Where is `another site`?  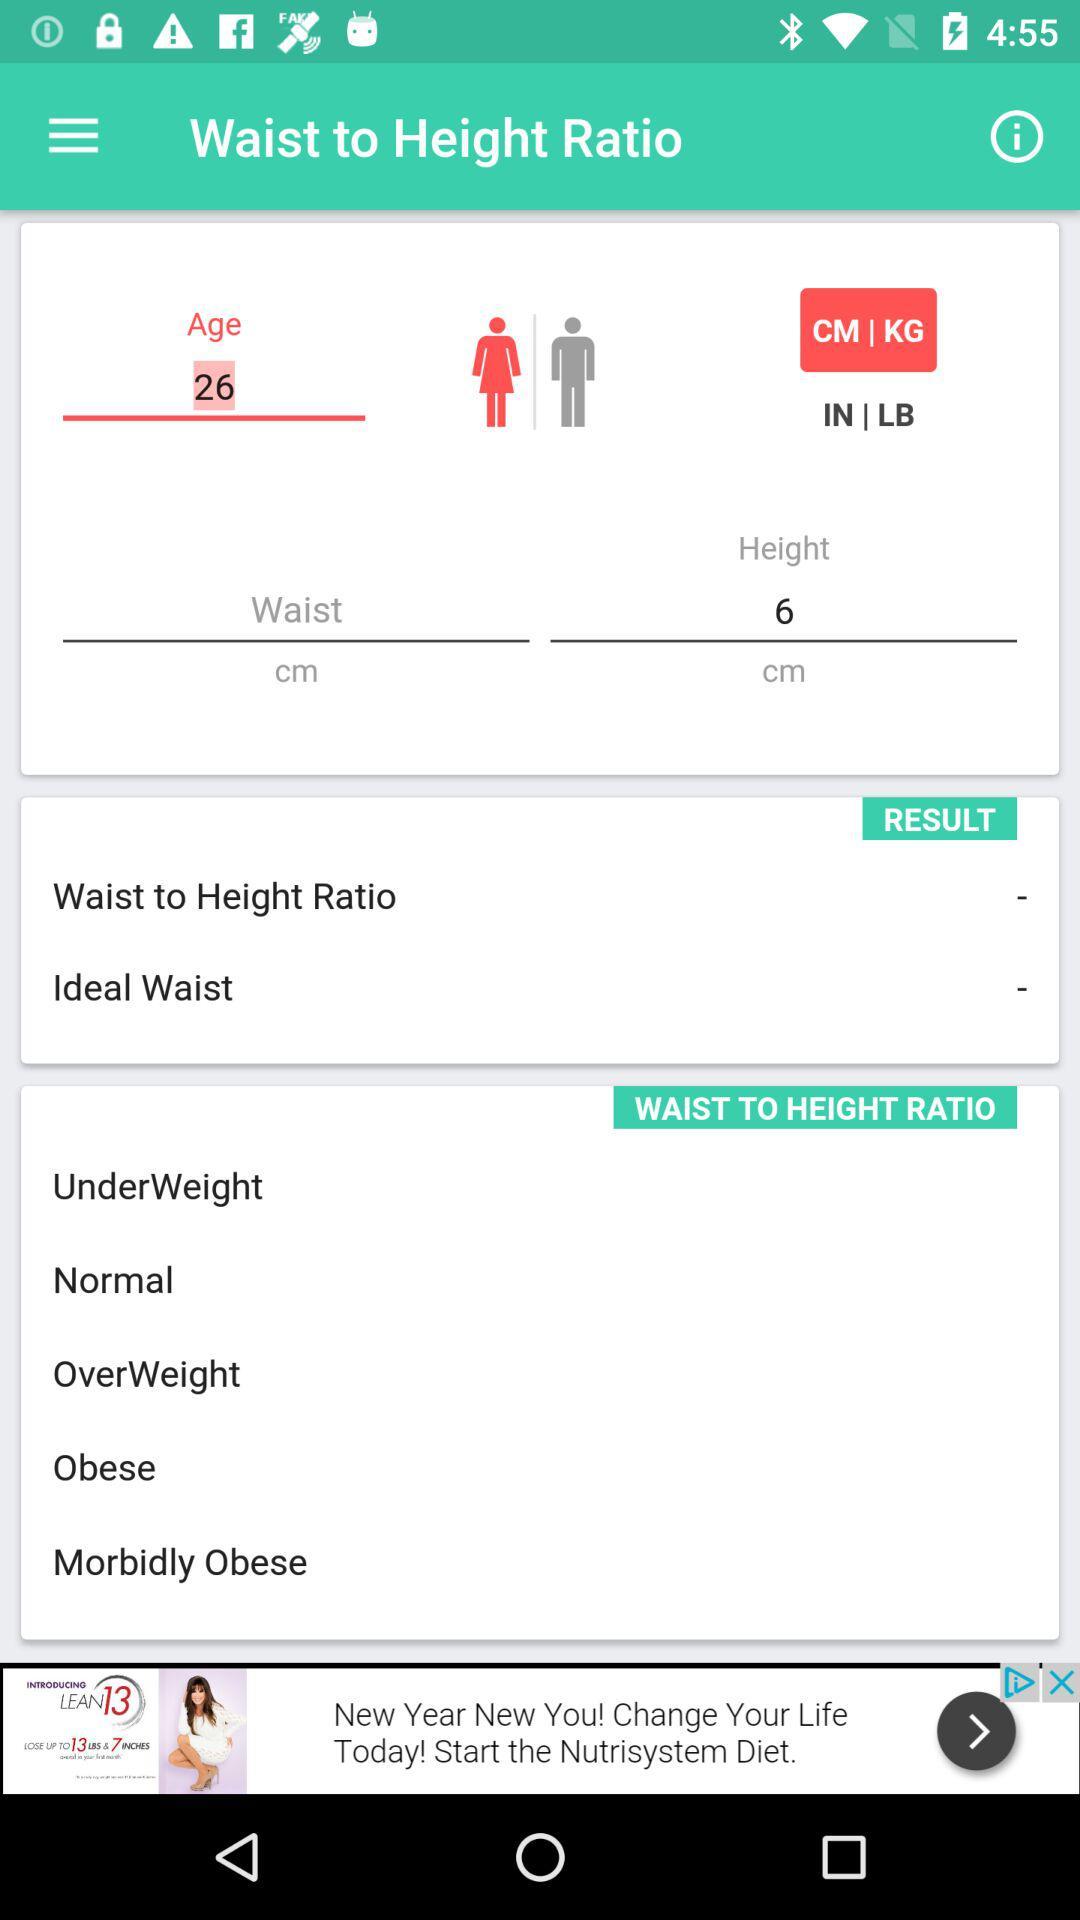 another site is located at coordinates (540, 1727).